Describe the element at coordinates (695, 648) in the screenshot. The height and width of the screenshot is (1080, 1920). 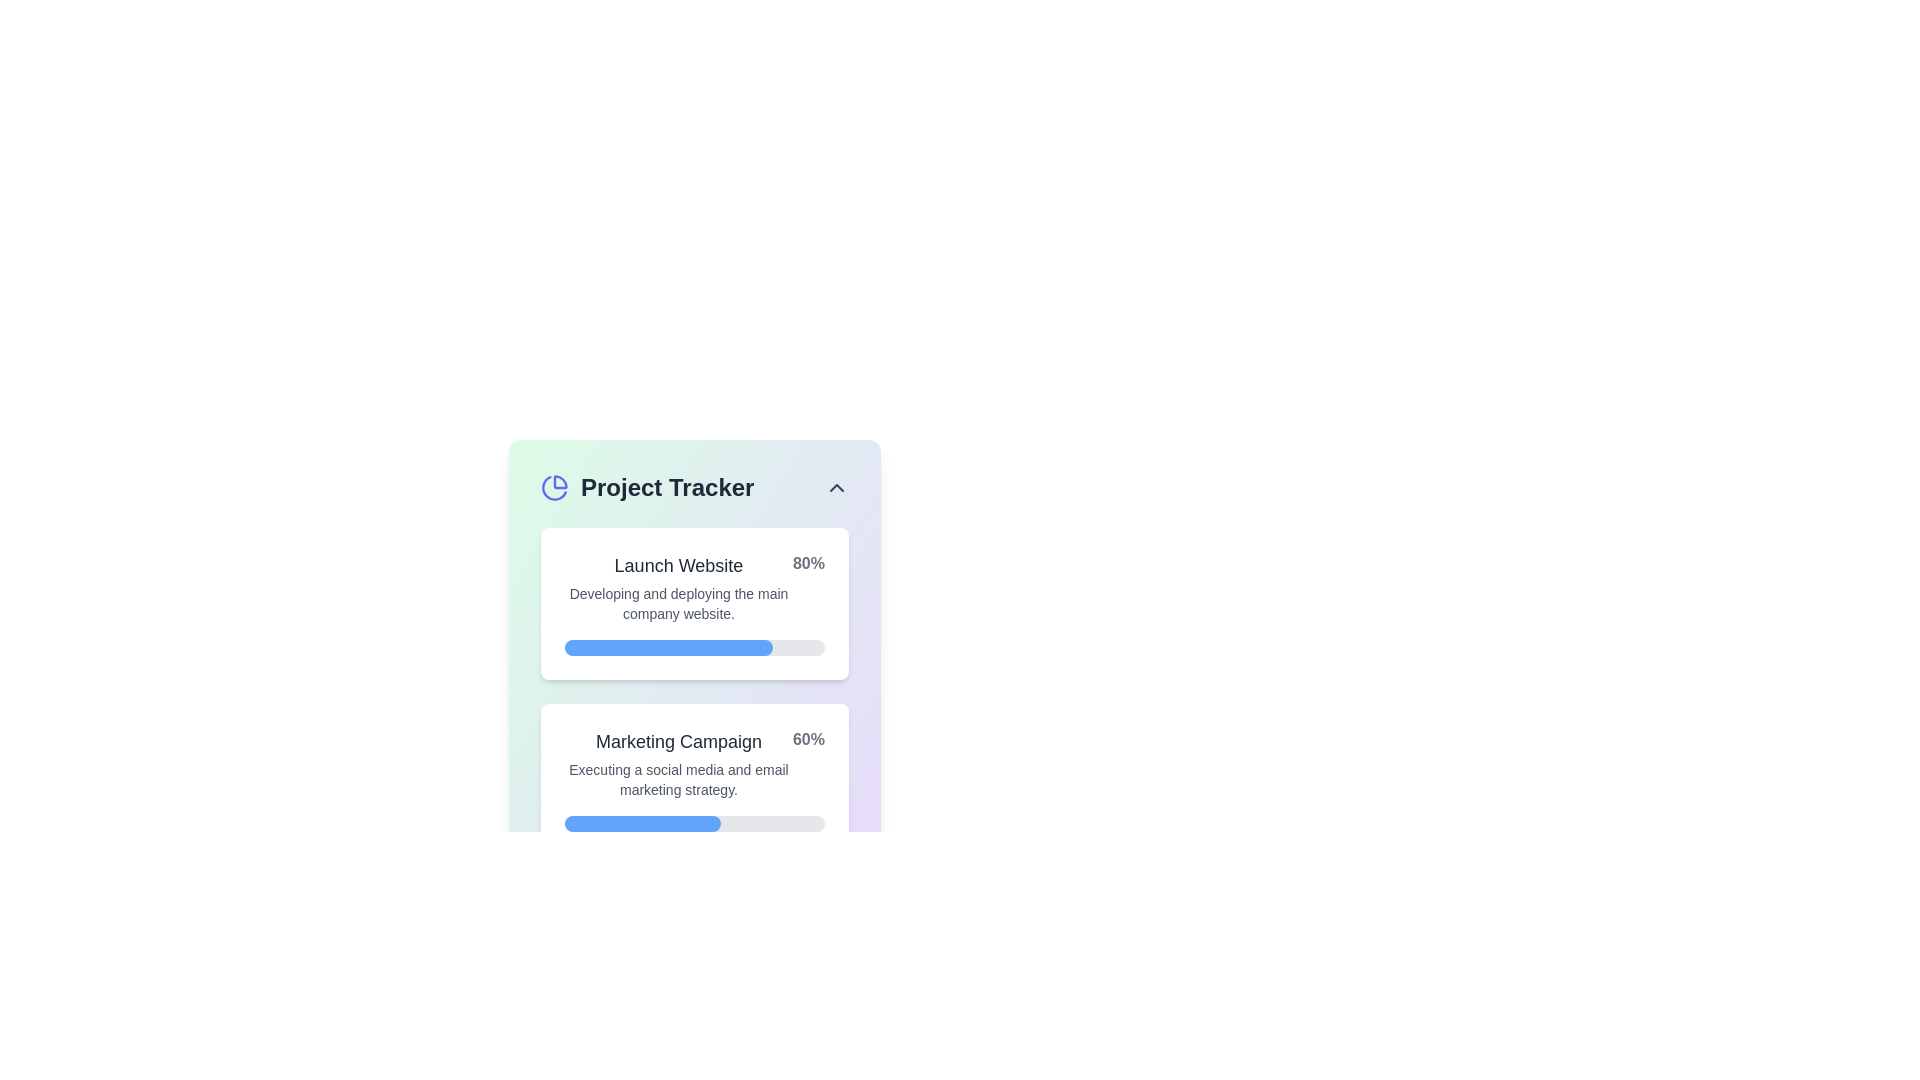
I see `the progress bar indicating 80% completion located within the 'Launch Website' card, below the text 'Developing and deploying the main company website.'` at that location.